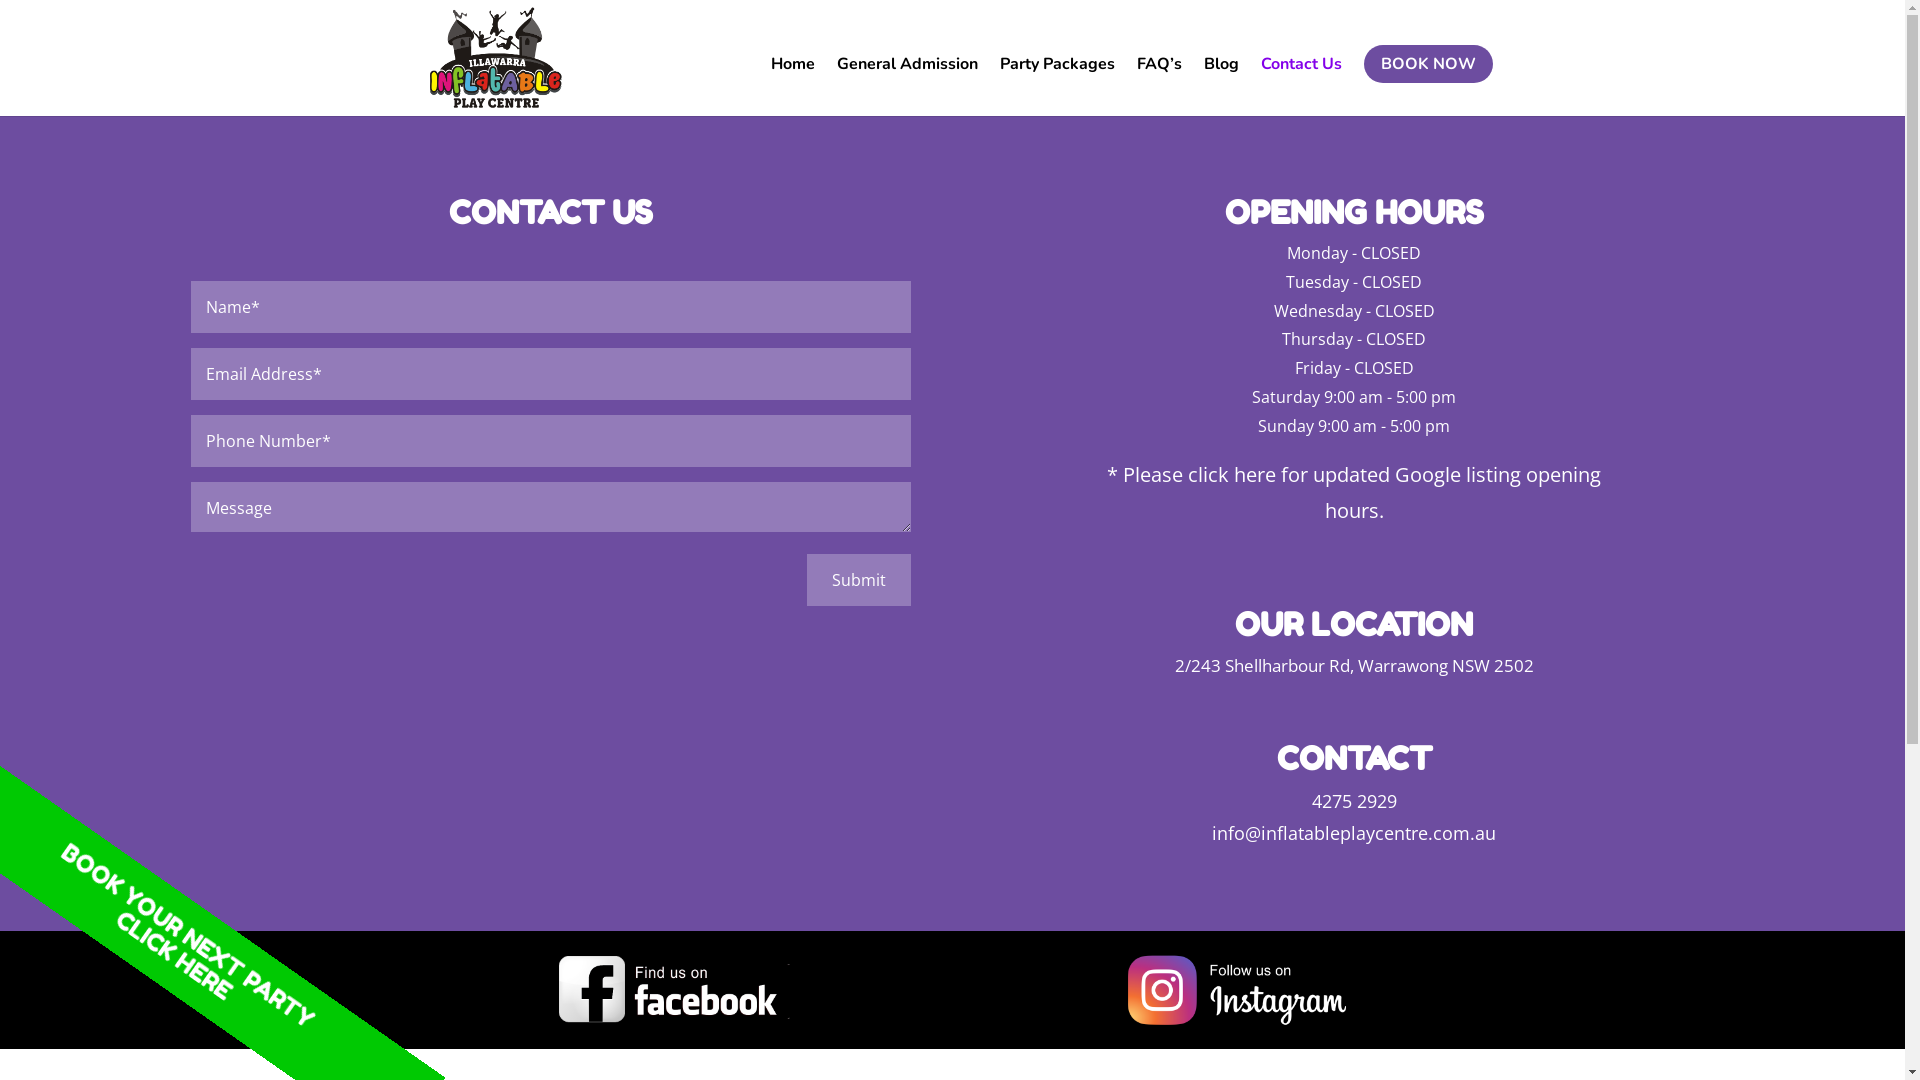 The width and height of the screenshot is (1920, 1080). Describe the element at coordinates (999, 85) in the screenshot. I see `'Party Packages'` at that location.